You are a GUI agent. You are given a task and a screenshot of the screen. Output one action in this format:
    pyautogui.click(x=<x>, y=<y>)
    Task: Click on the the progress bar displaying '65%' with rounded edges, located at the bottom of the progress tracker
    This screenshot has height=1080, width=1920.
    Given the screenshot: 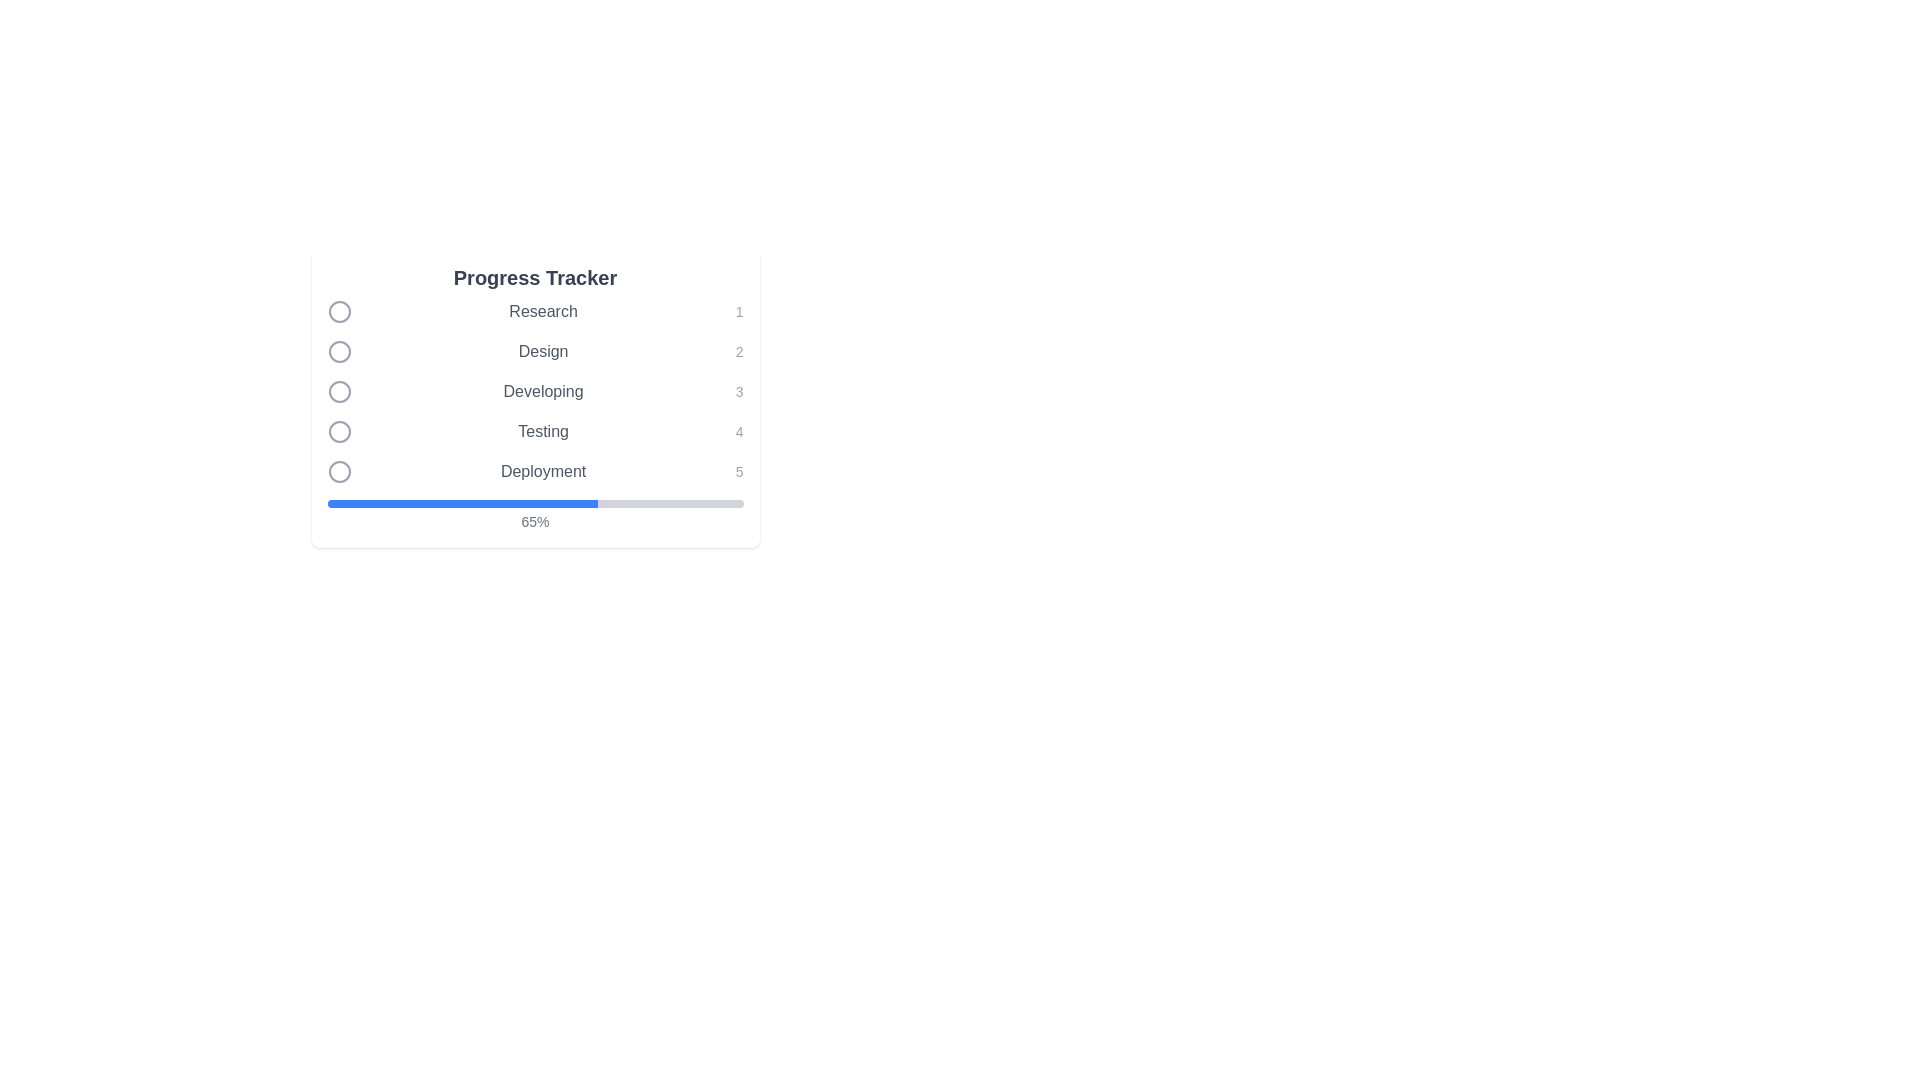 What is the action you would take?
    pyautogui.click(x=535, y=515)
    